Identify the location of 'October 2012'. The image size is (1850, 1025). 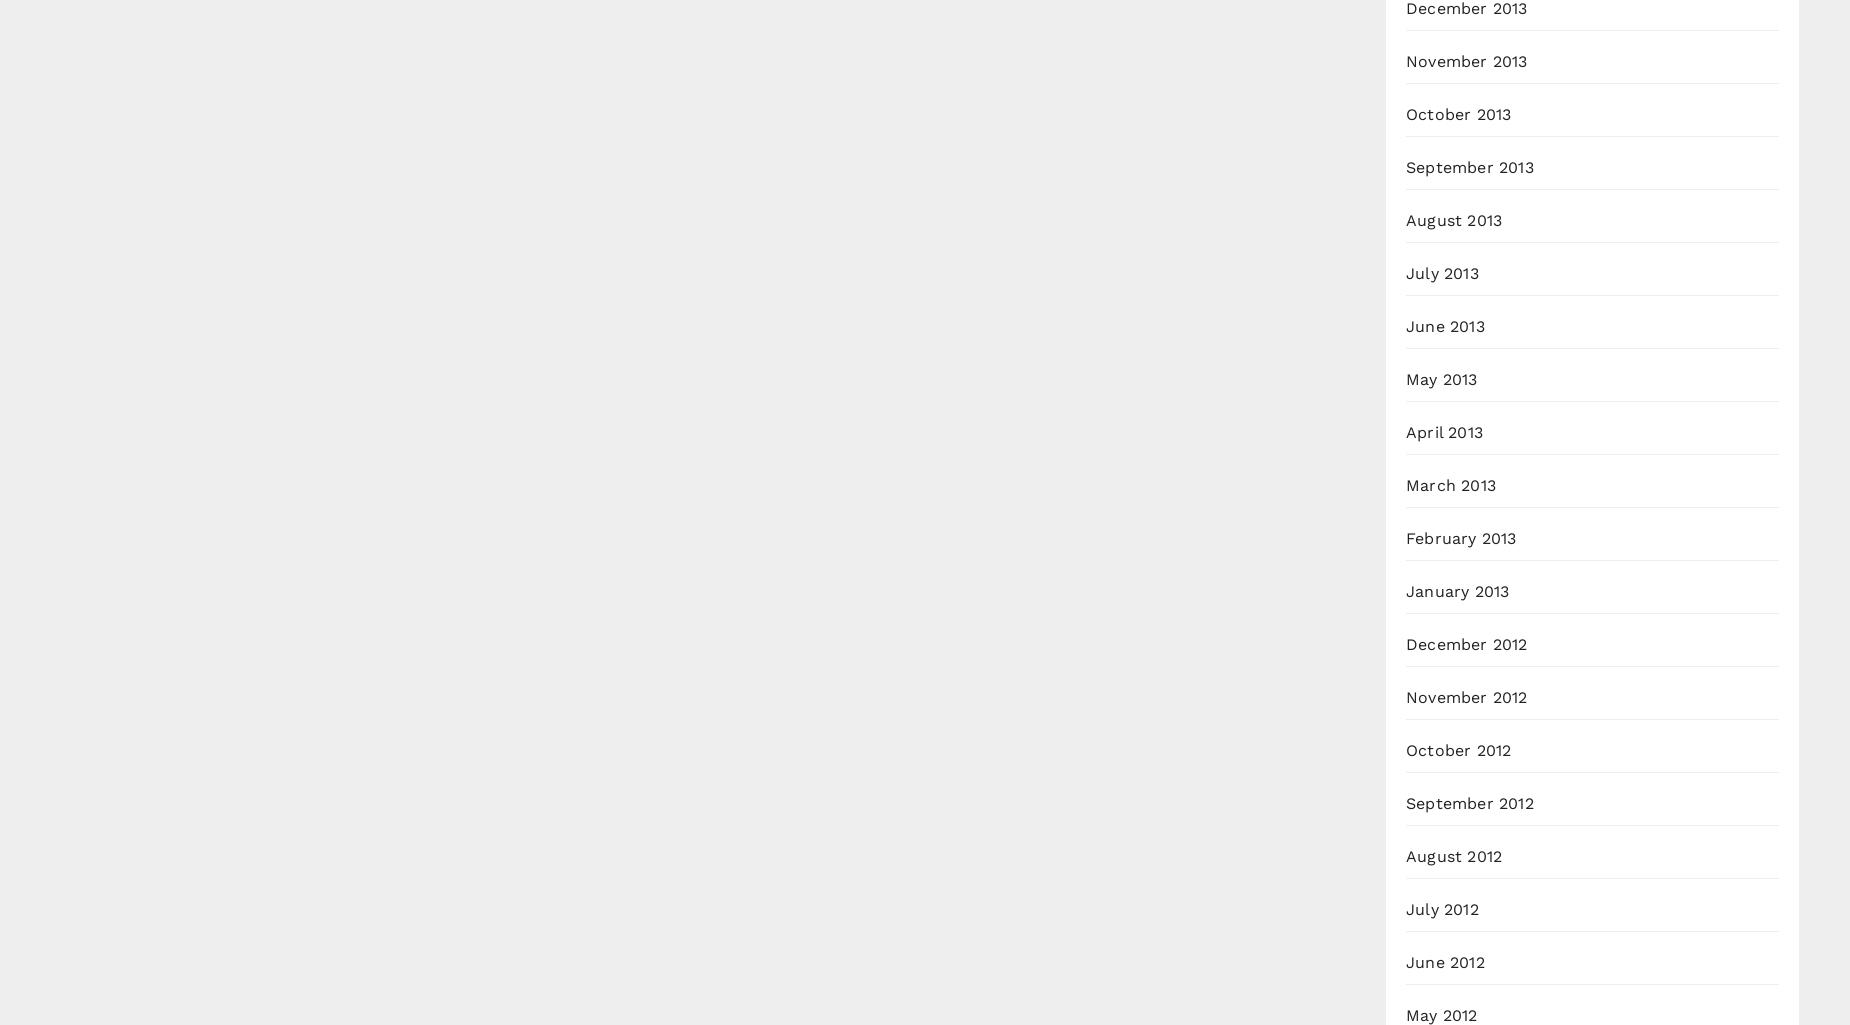
(1458, 750).